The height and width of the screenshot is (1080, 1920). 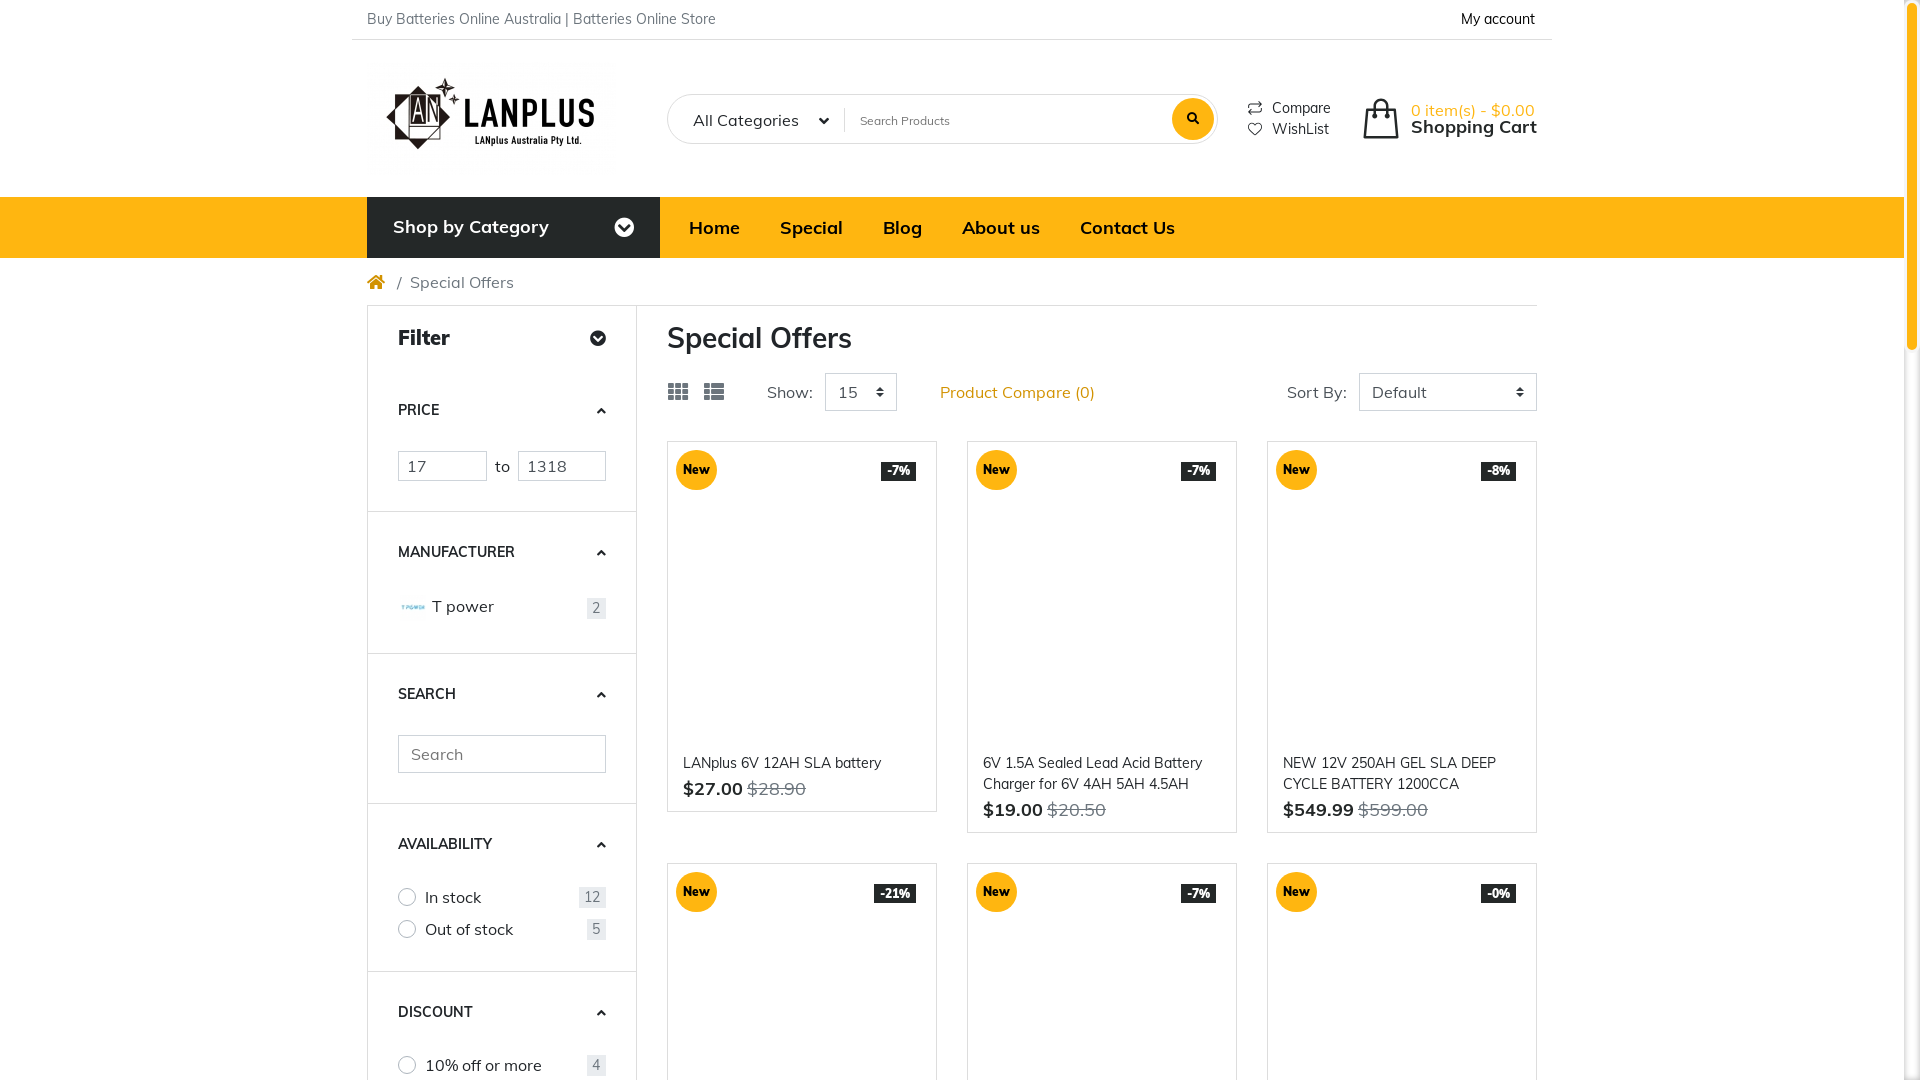 What do you see at coordinates (901, 226) in the screenshot?
I see `'Blog'` at bounding box center [901, 226].